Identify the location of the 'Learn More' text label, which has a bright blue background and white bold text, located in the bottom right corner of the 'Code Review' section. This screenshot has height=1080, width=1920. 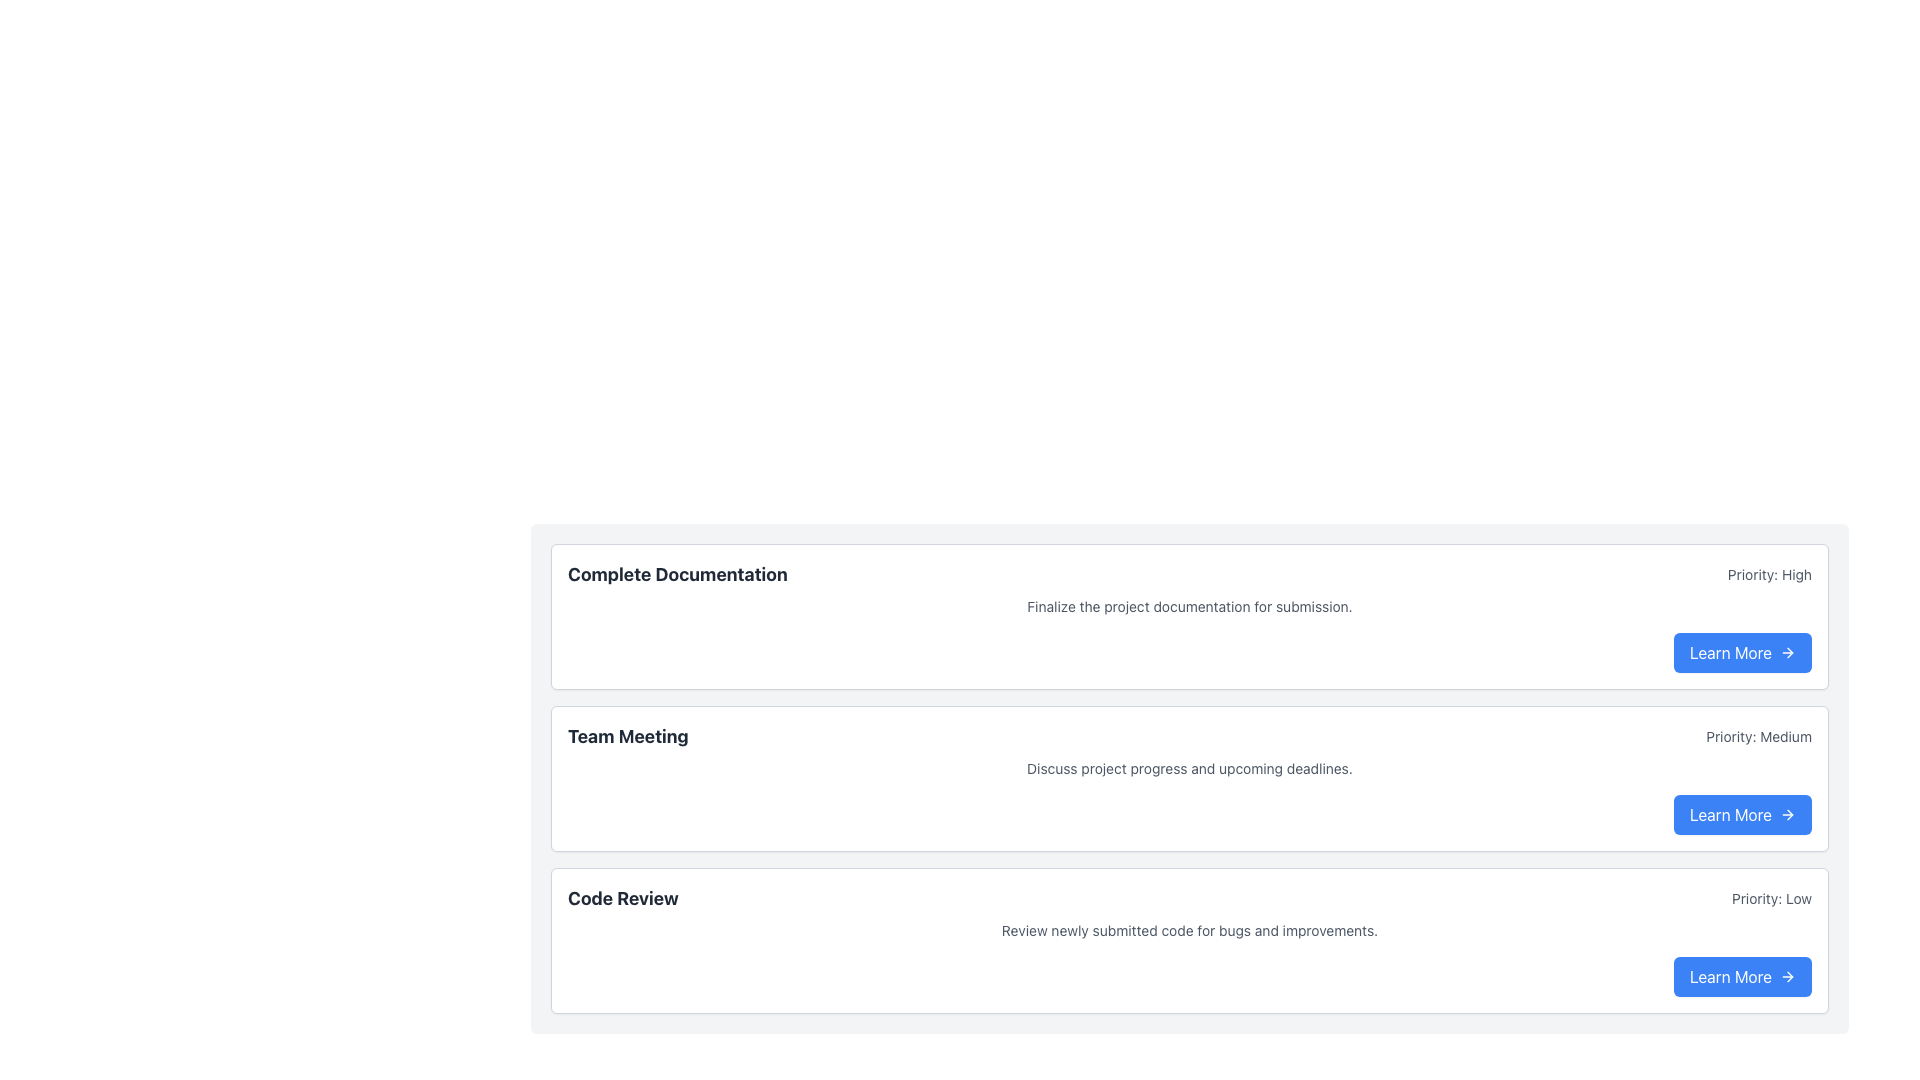
(1728, 975).